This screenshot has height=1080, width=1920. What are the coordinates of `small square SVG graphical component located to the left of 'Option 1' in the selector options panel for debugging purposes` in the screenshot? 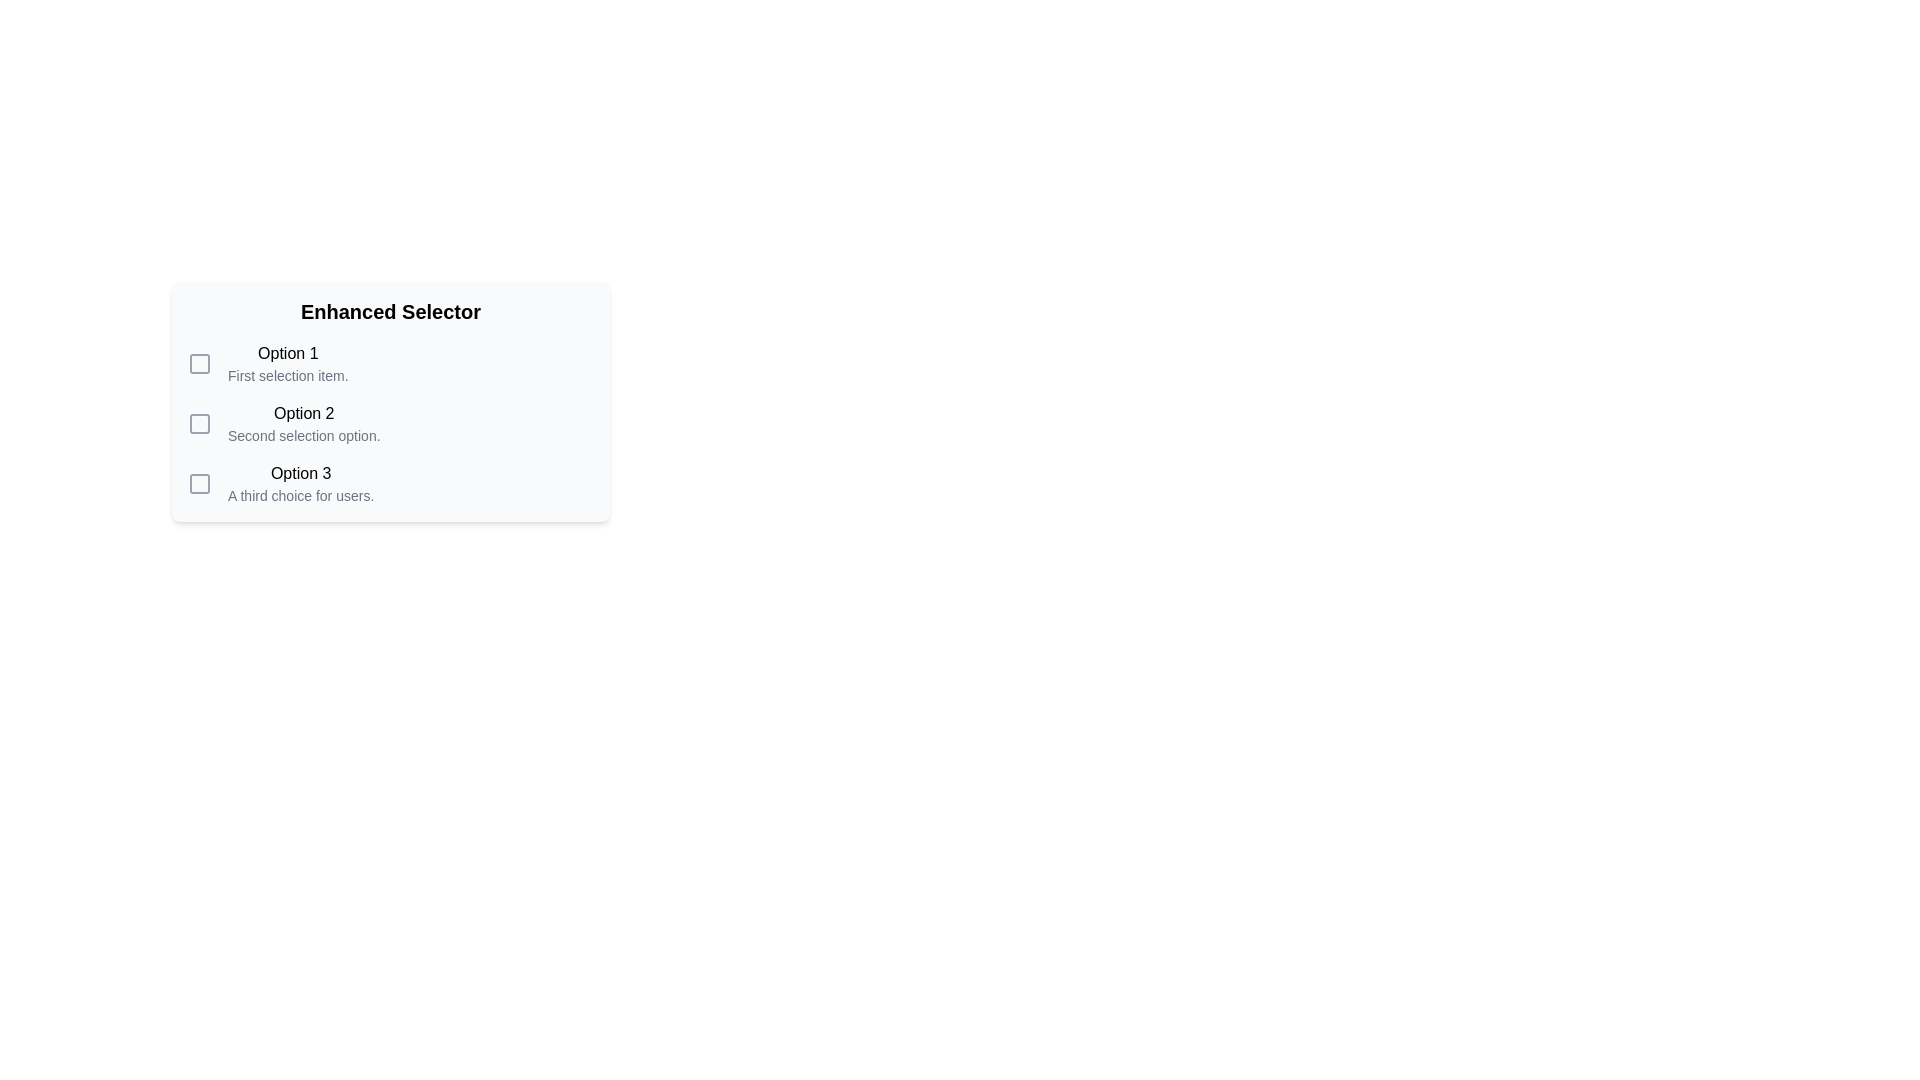 It's located at (200, 363).